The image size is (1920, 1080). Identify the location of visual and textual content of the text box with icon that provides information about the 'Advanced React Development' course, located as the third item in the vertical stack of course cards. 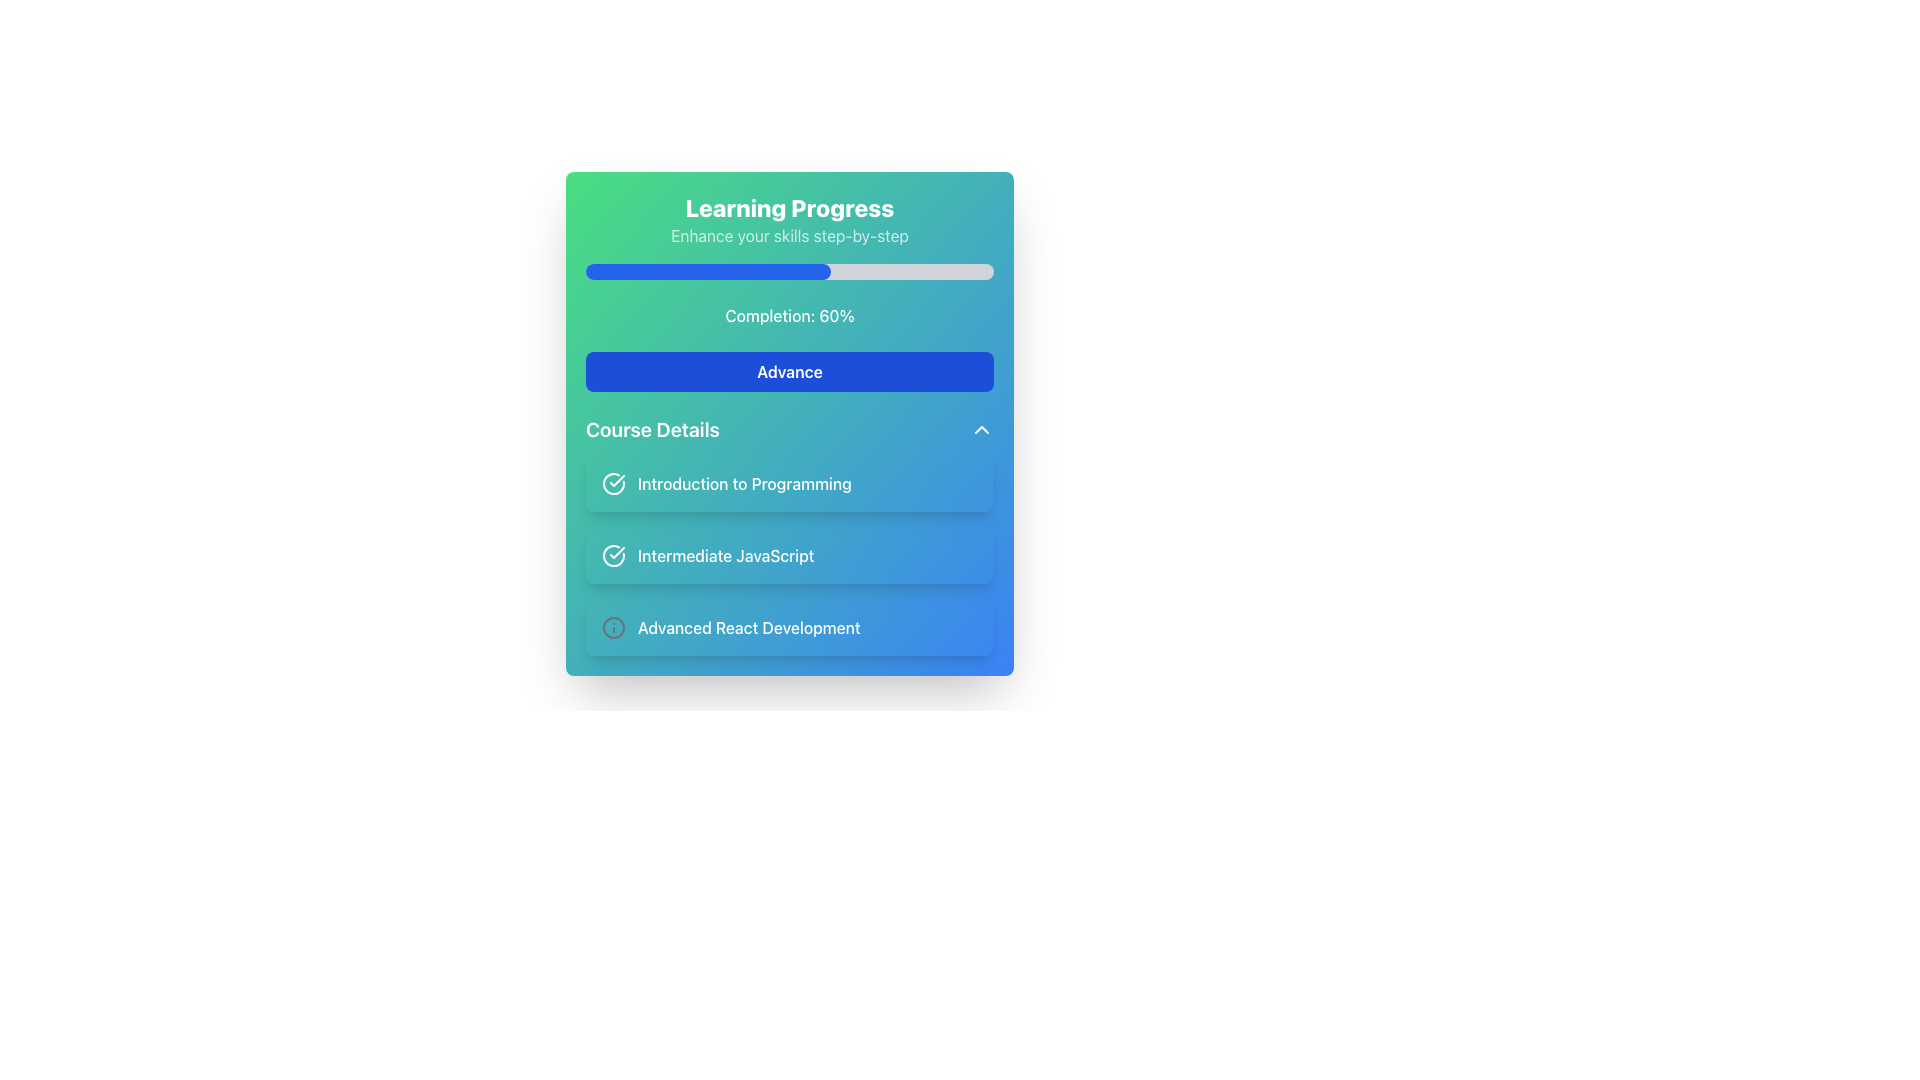
(789, 627).